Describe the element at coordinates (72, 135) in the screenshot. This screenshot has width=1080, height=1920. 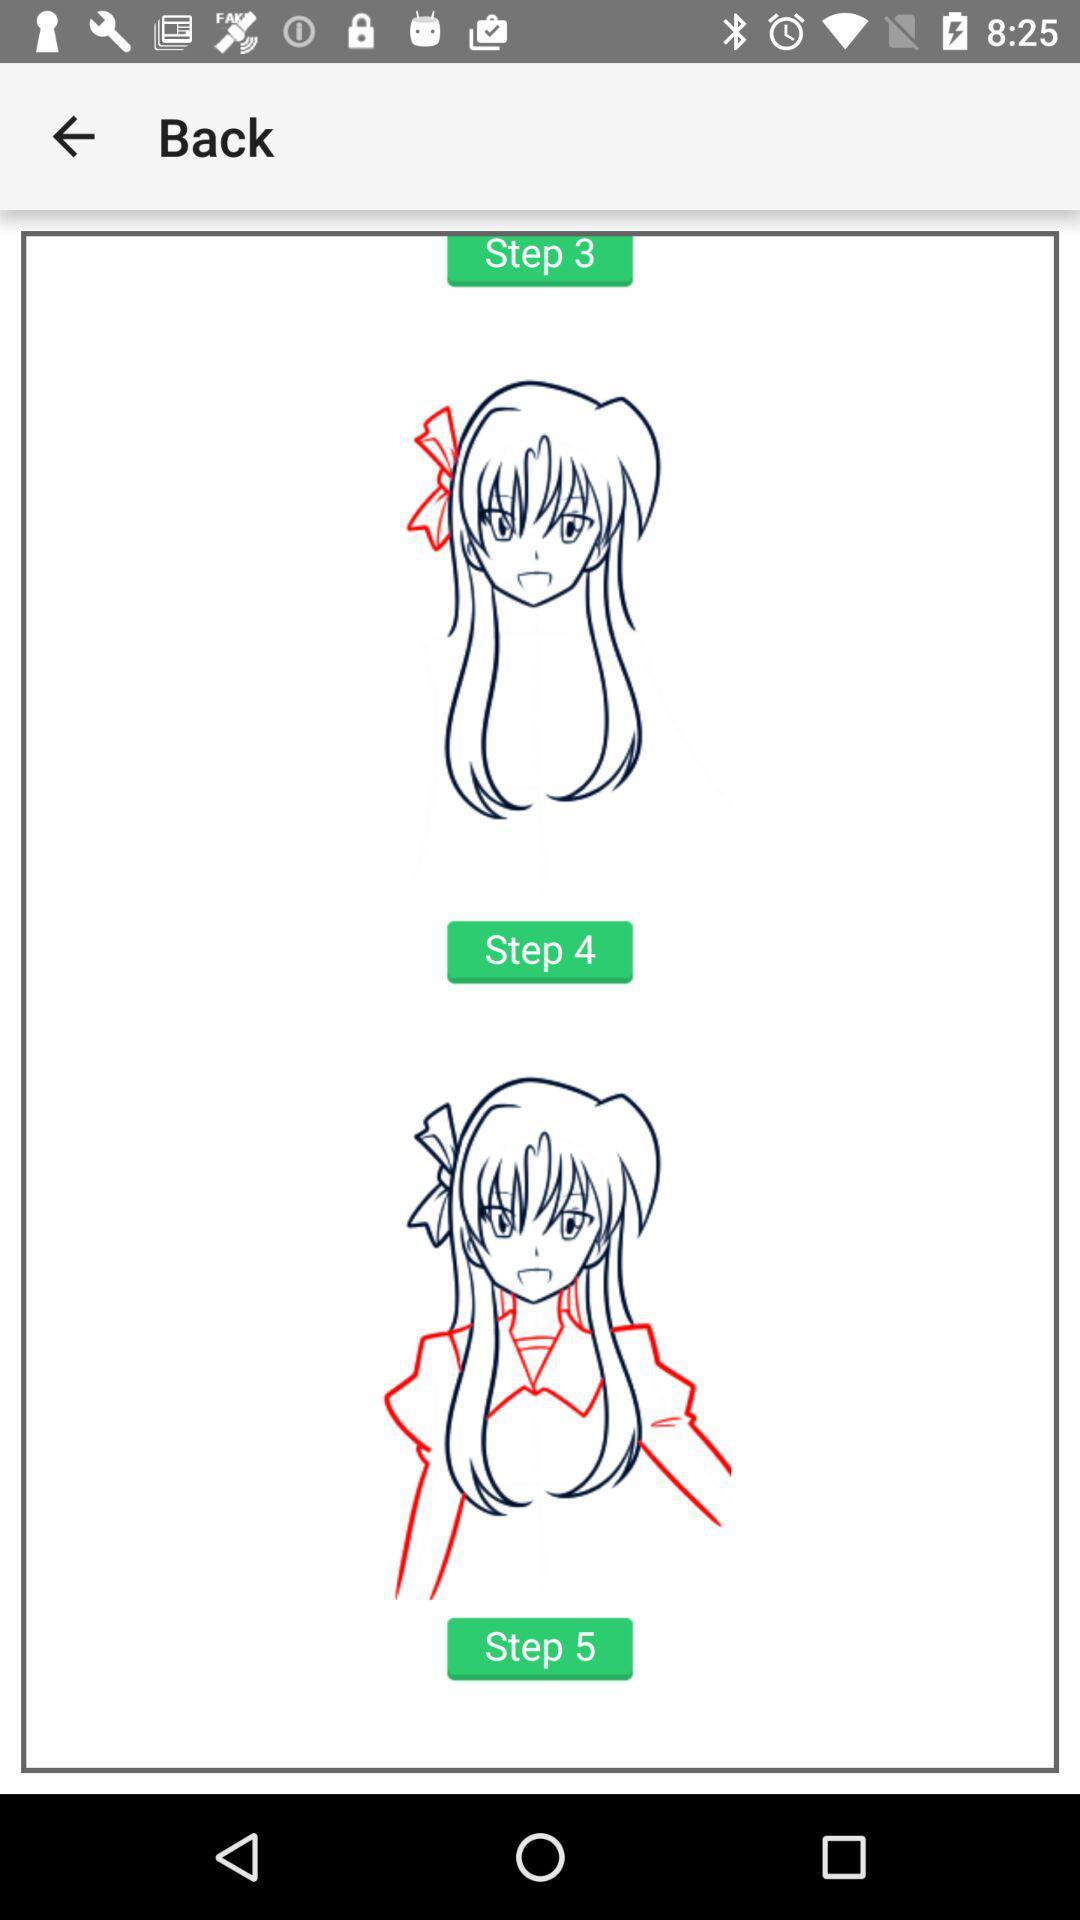
I see `icon to the left of back item` at that location.